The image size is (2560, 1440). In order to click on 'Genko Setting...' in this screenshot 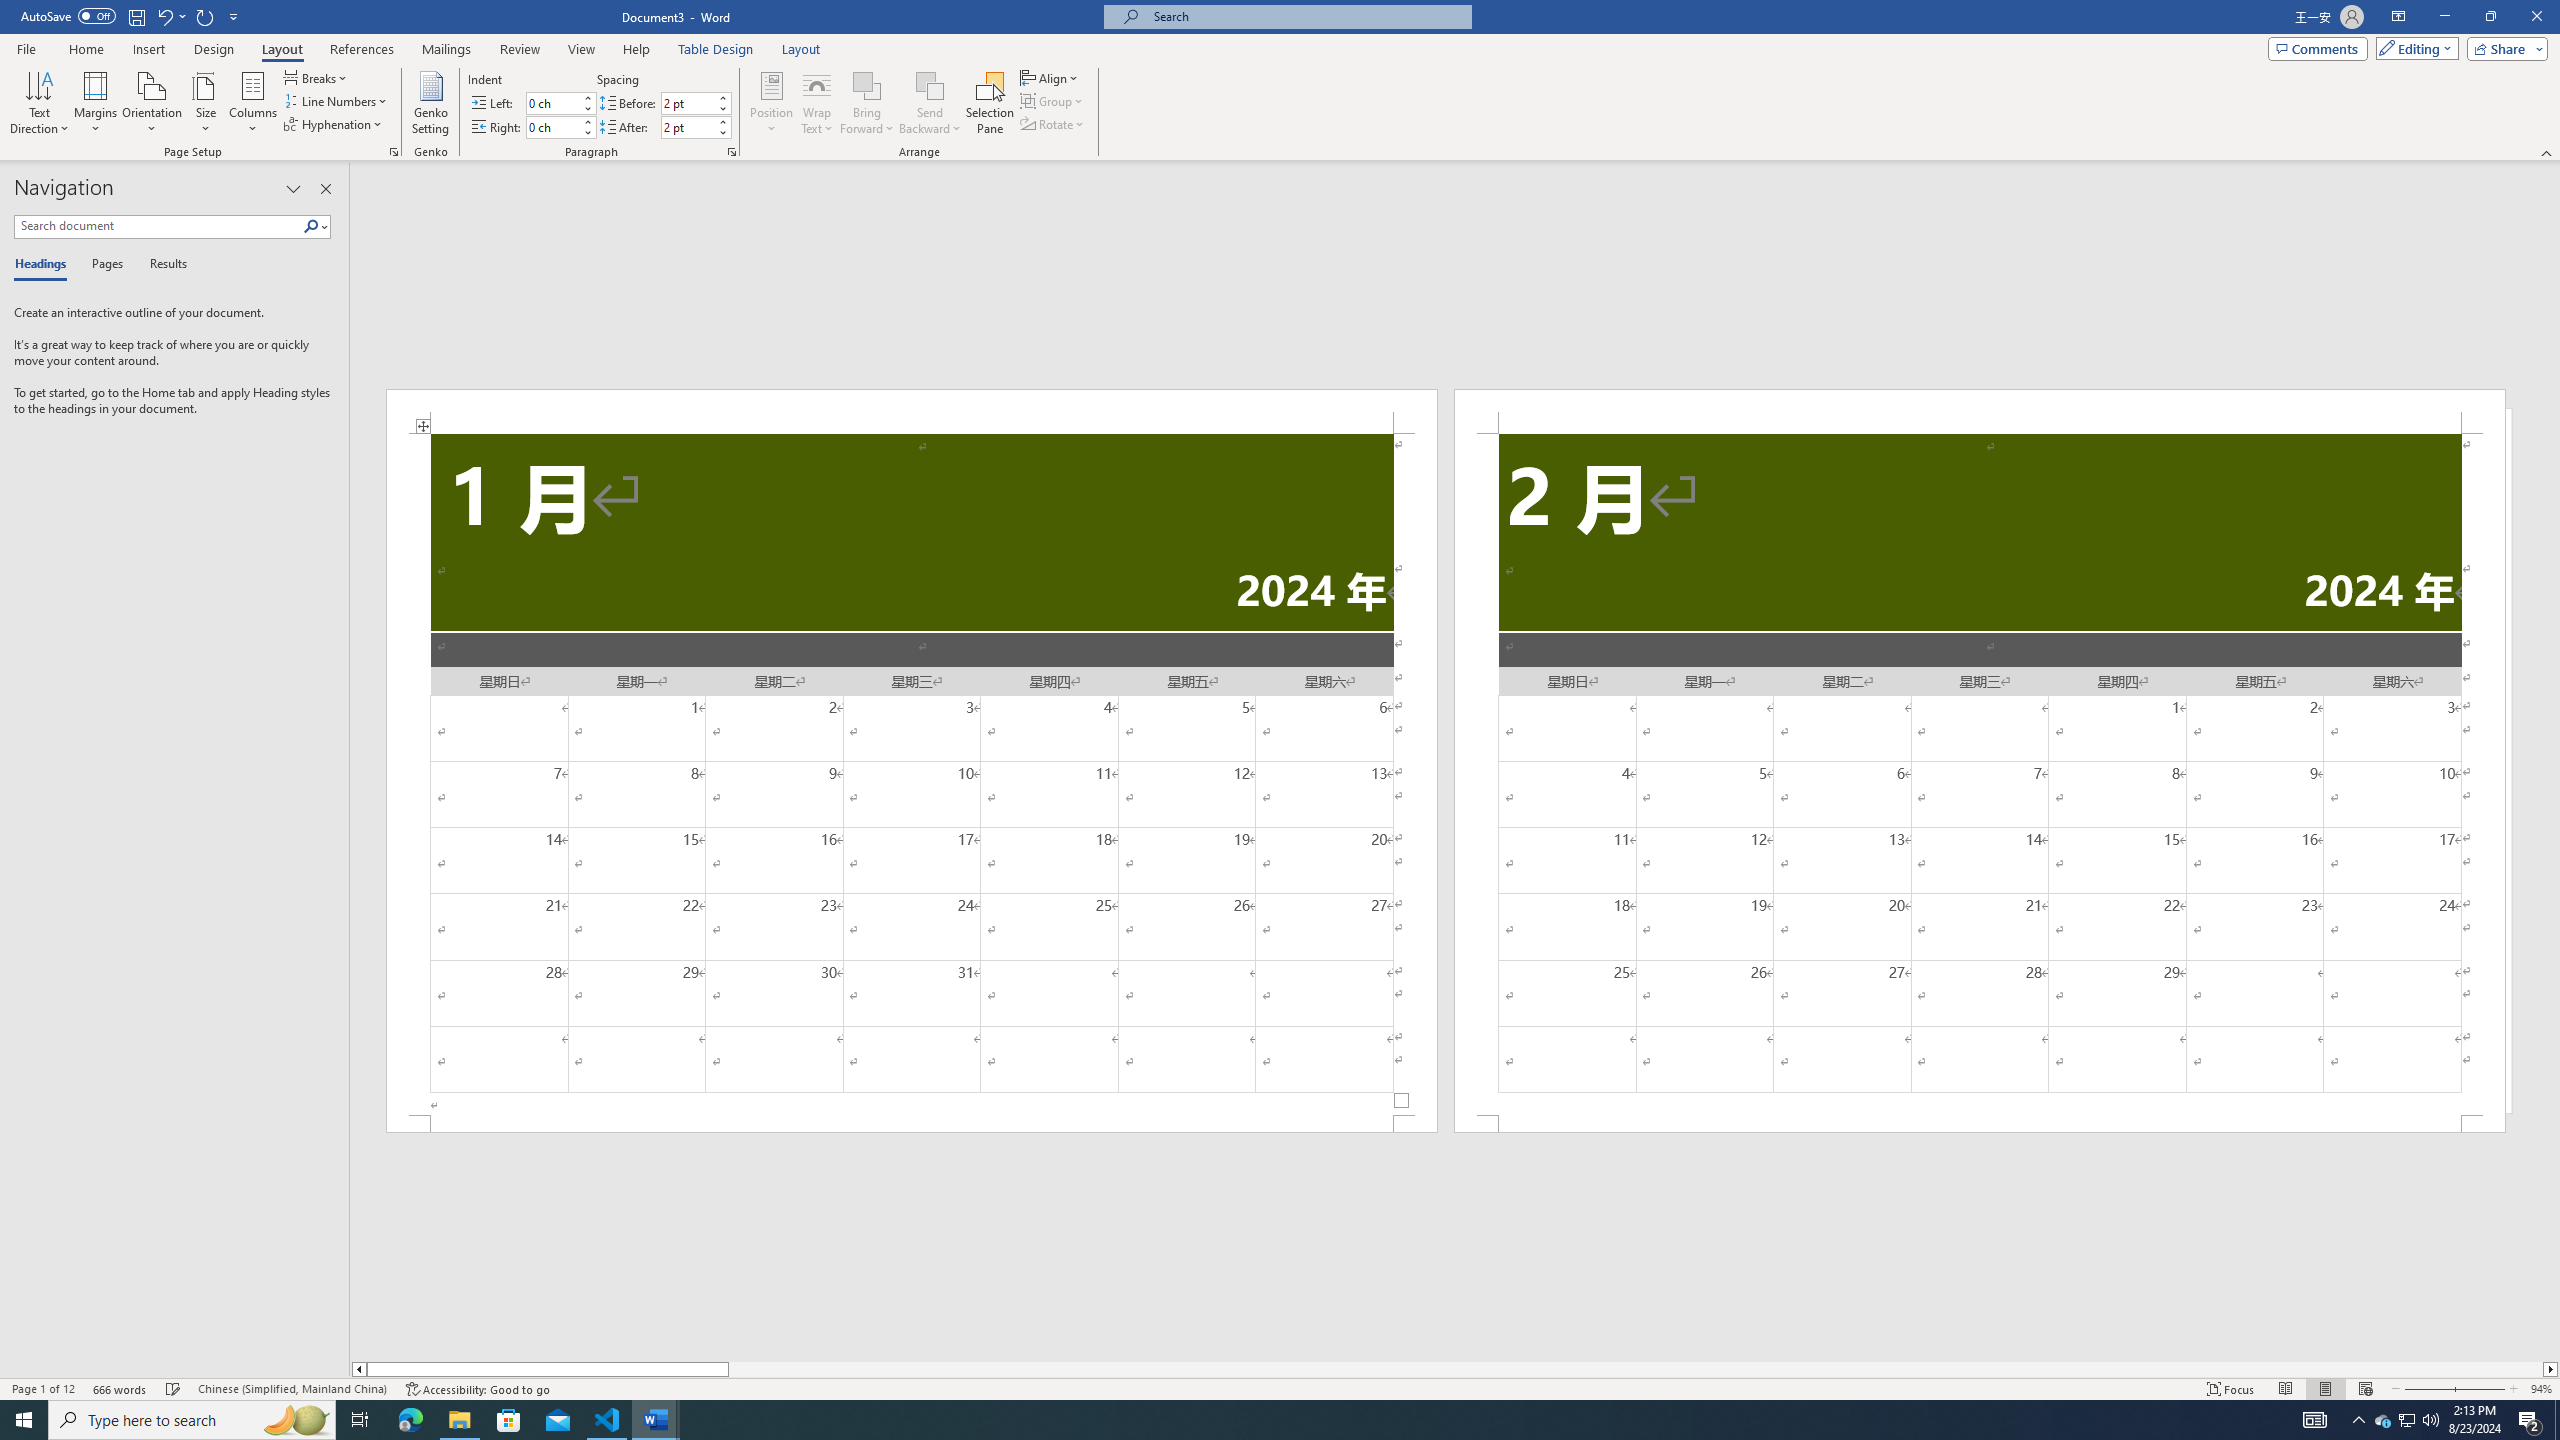, I will do `click(431, 103)`.